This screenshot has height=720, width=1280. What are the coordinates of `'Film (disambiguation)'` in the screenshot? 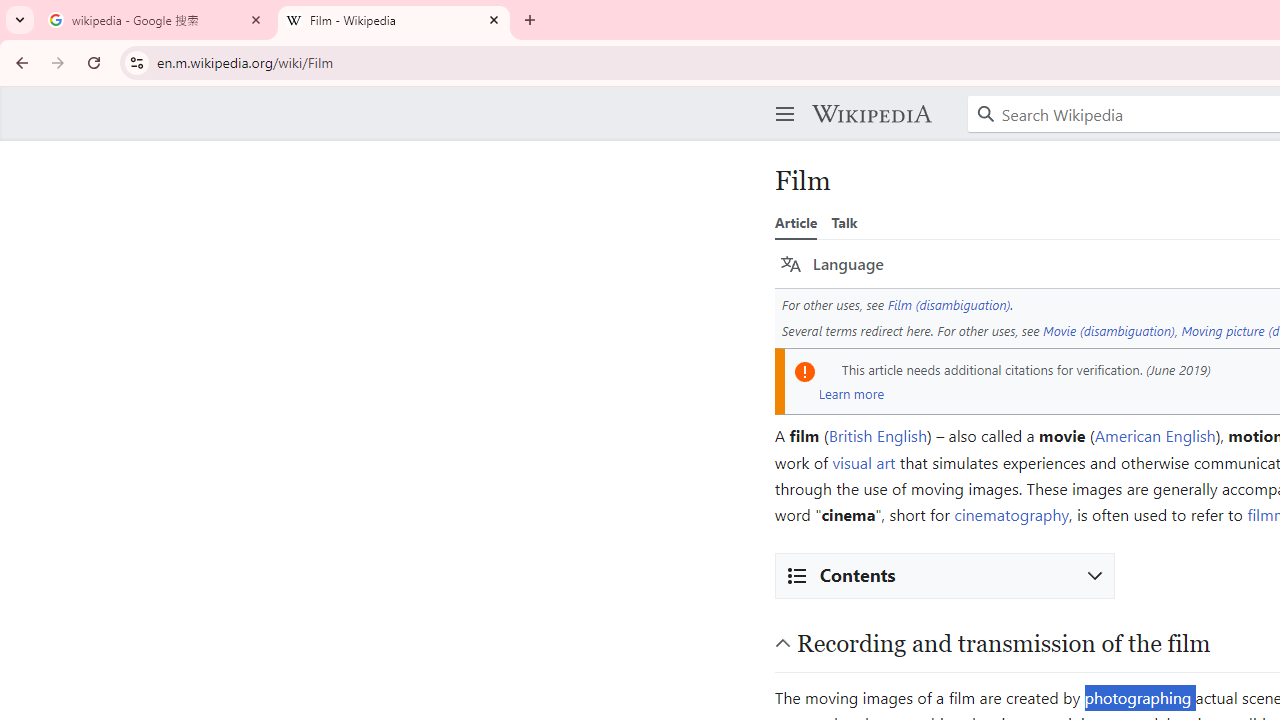 It's located at (948, 304).